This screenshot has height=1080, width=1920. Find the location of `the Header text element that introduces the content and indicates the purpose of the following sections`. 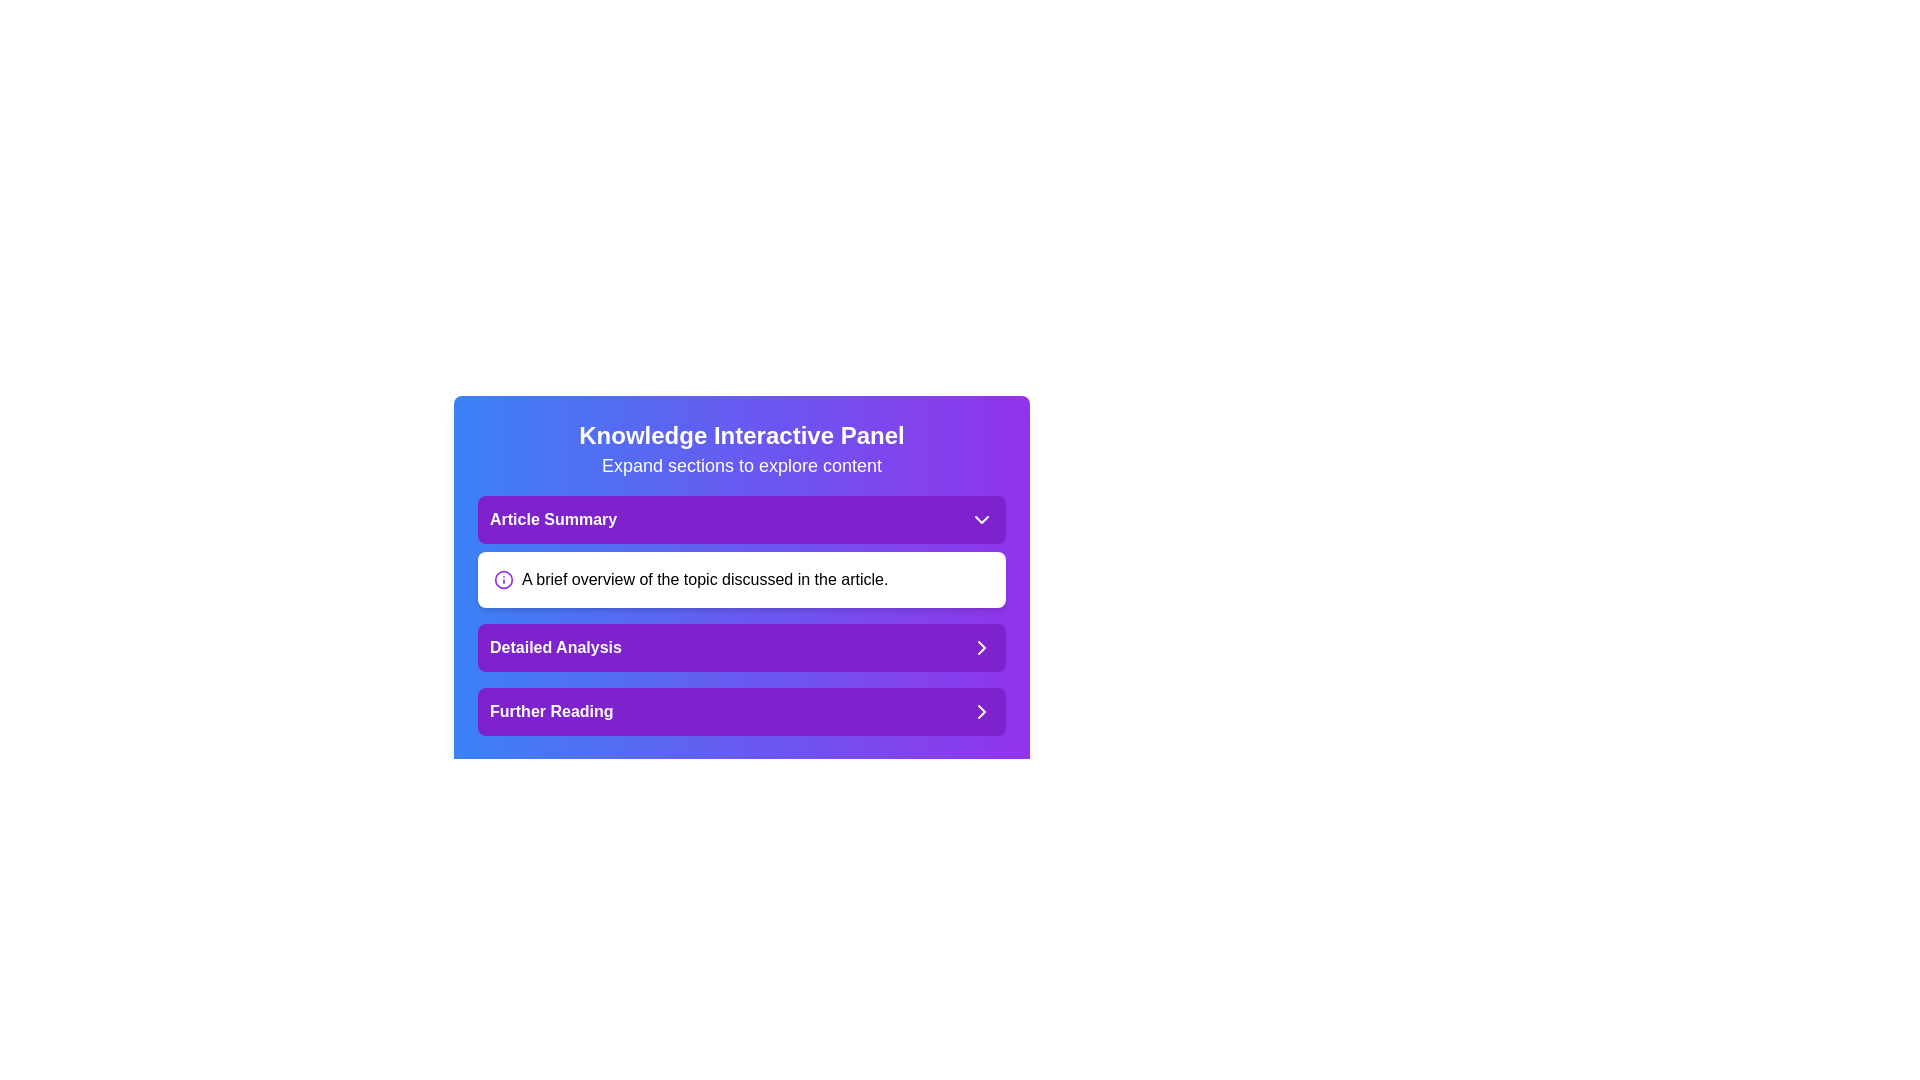

the Header text element that introduces the content and indicates the purpose of the following sections is located at coordinates (741, 450).